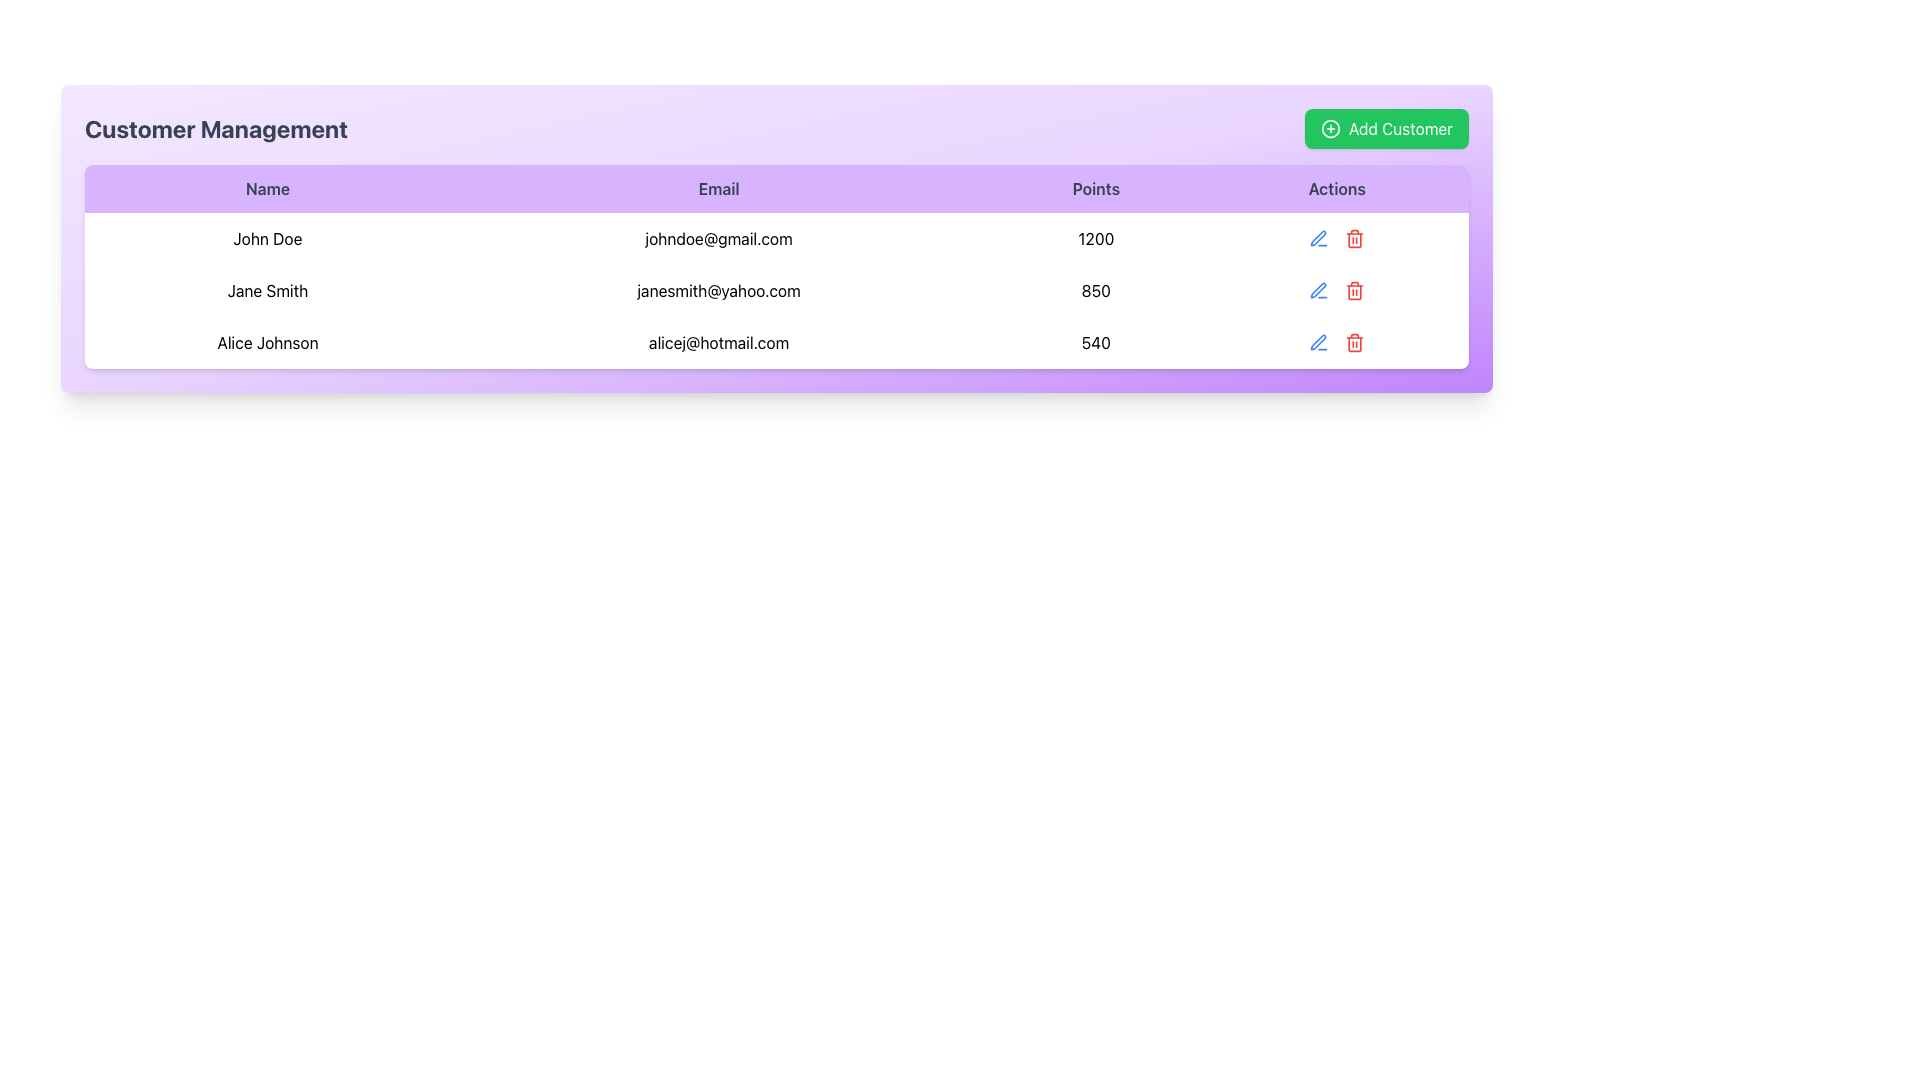  What do you see at coordinates (1330, 128) in the screenshot?
I see `the 'Add Customer' icon located to the left of the text label on the button with a green background` at bounding box center [1330, 128].